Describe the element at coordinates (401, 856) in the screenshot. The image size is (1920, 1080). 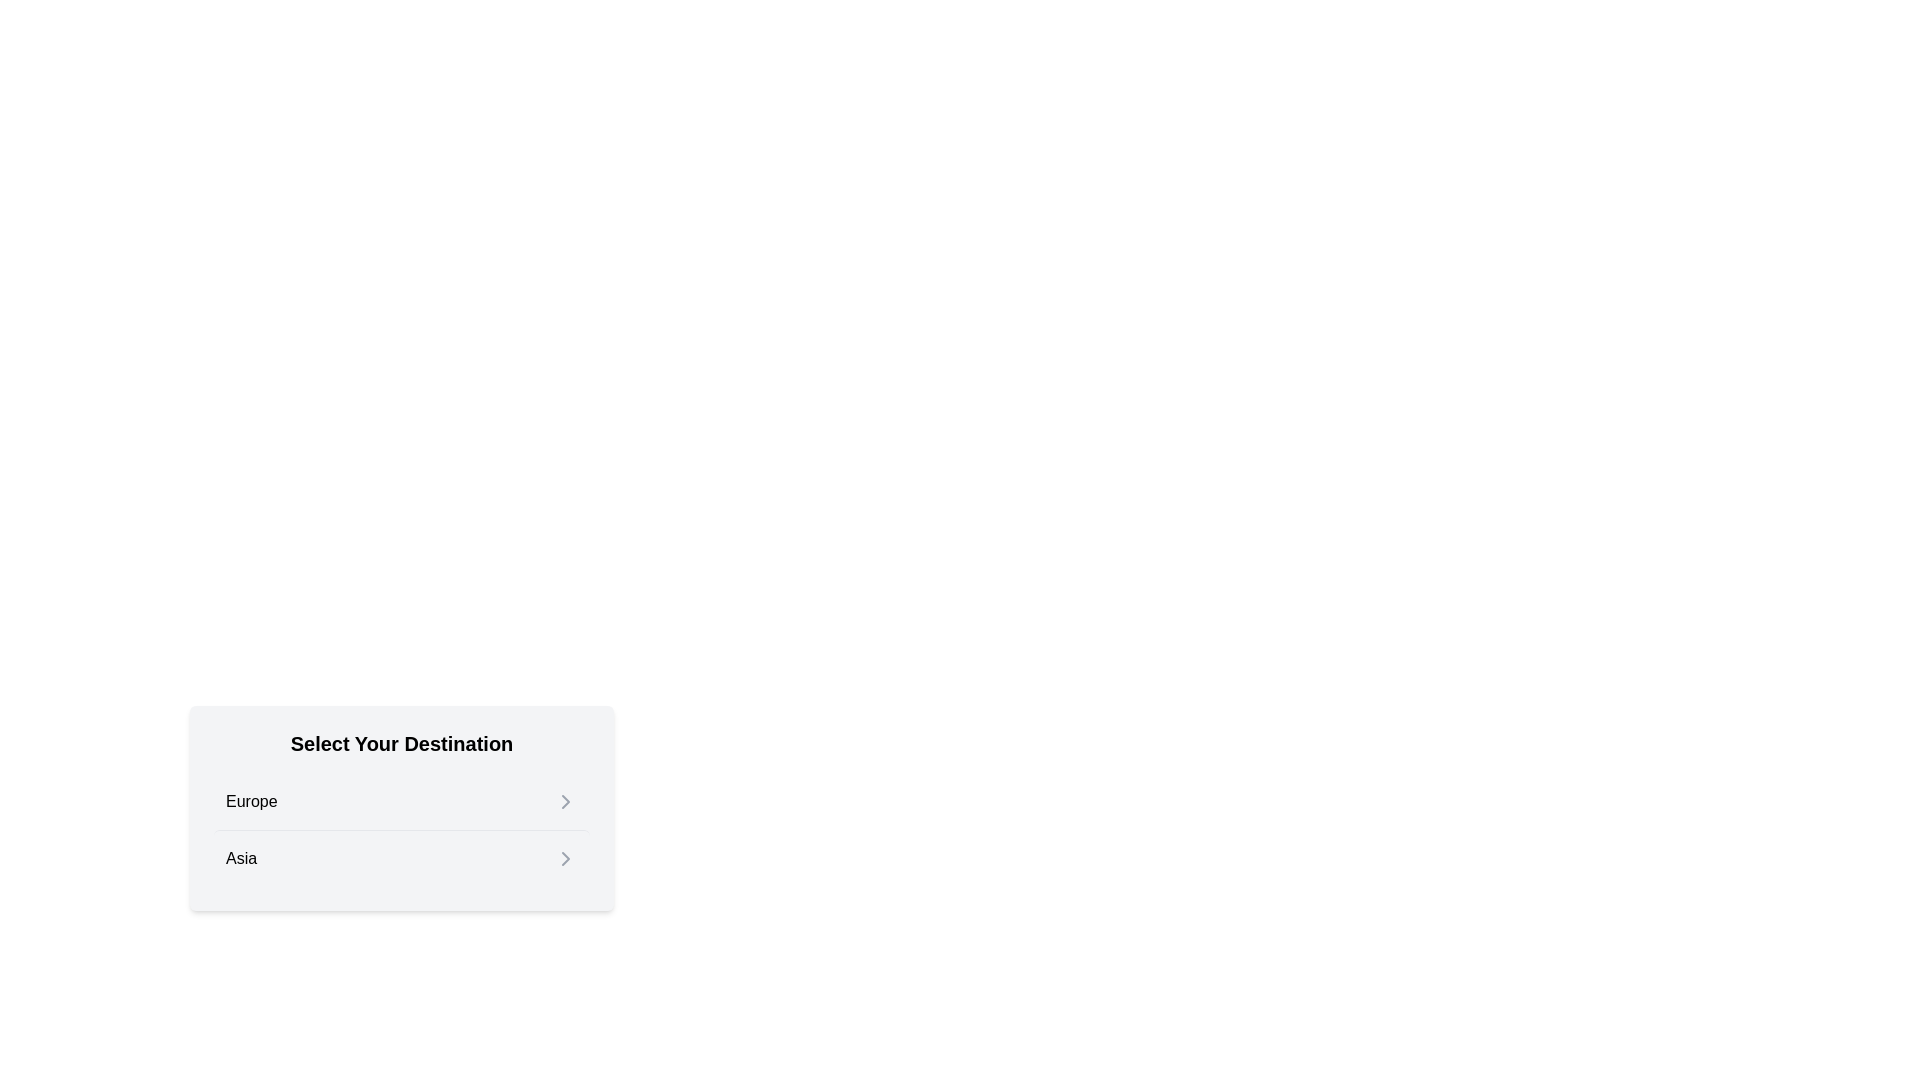
I see `the 'Asia' button-like list item located below the 'Europe' option in the 'Select Your Destination' section` at that location.